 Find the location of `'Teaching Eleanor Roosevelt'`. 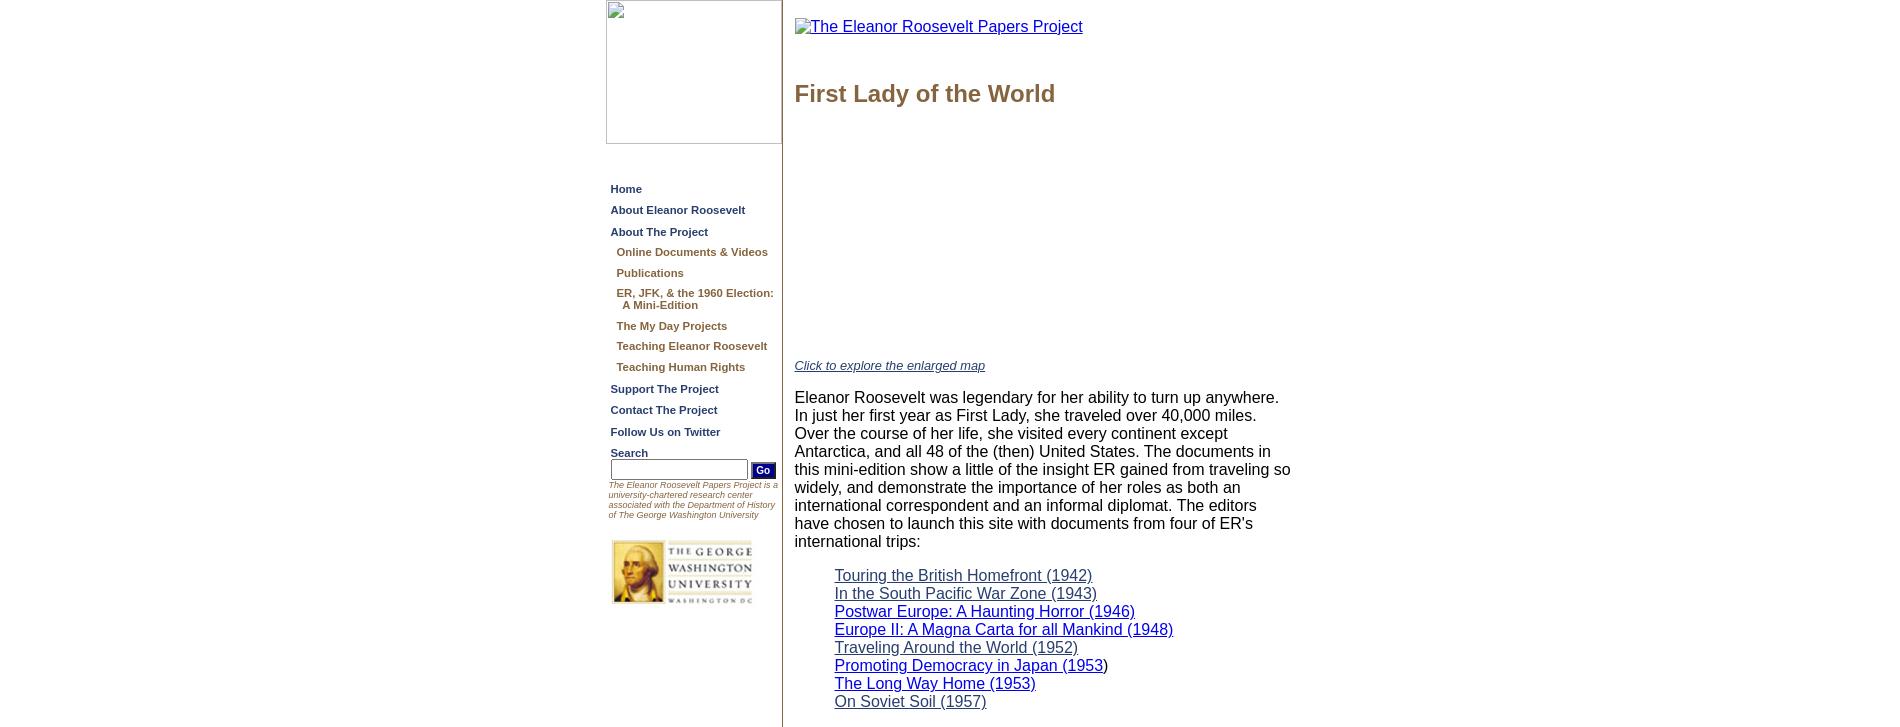

'Teaching Eleanor Roosevelt' is located at coordinates (691, 345).